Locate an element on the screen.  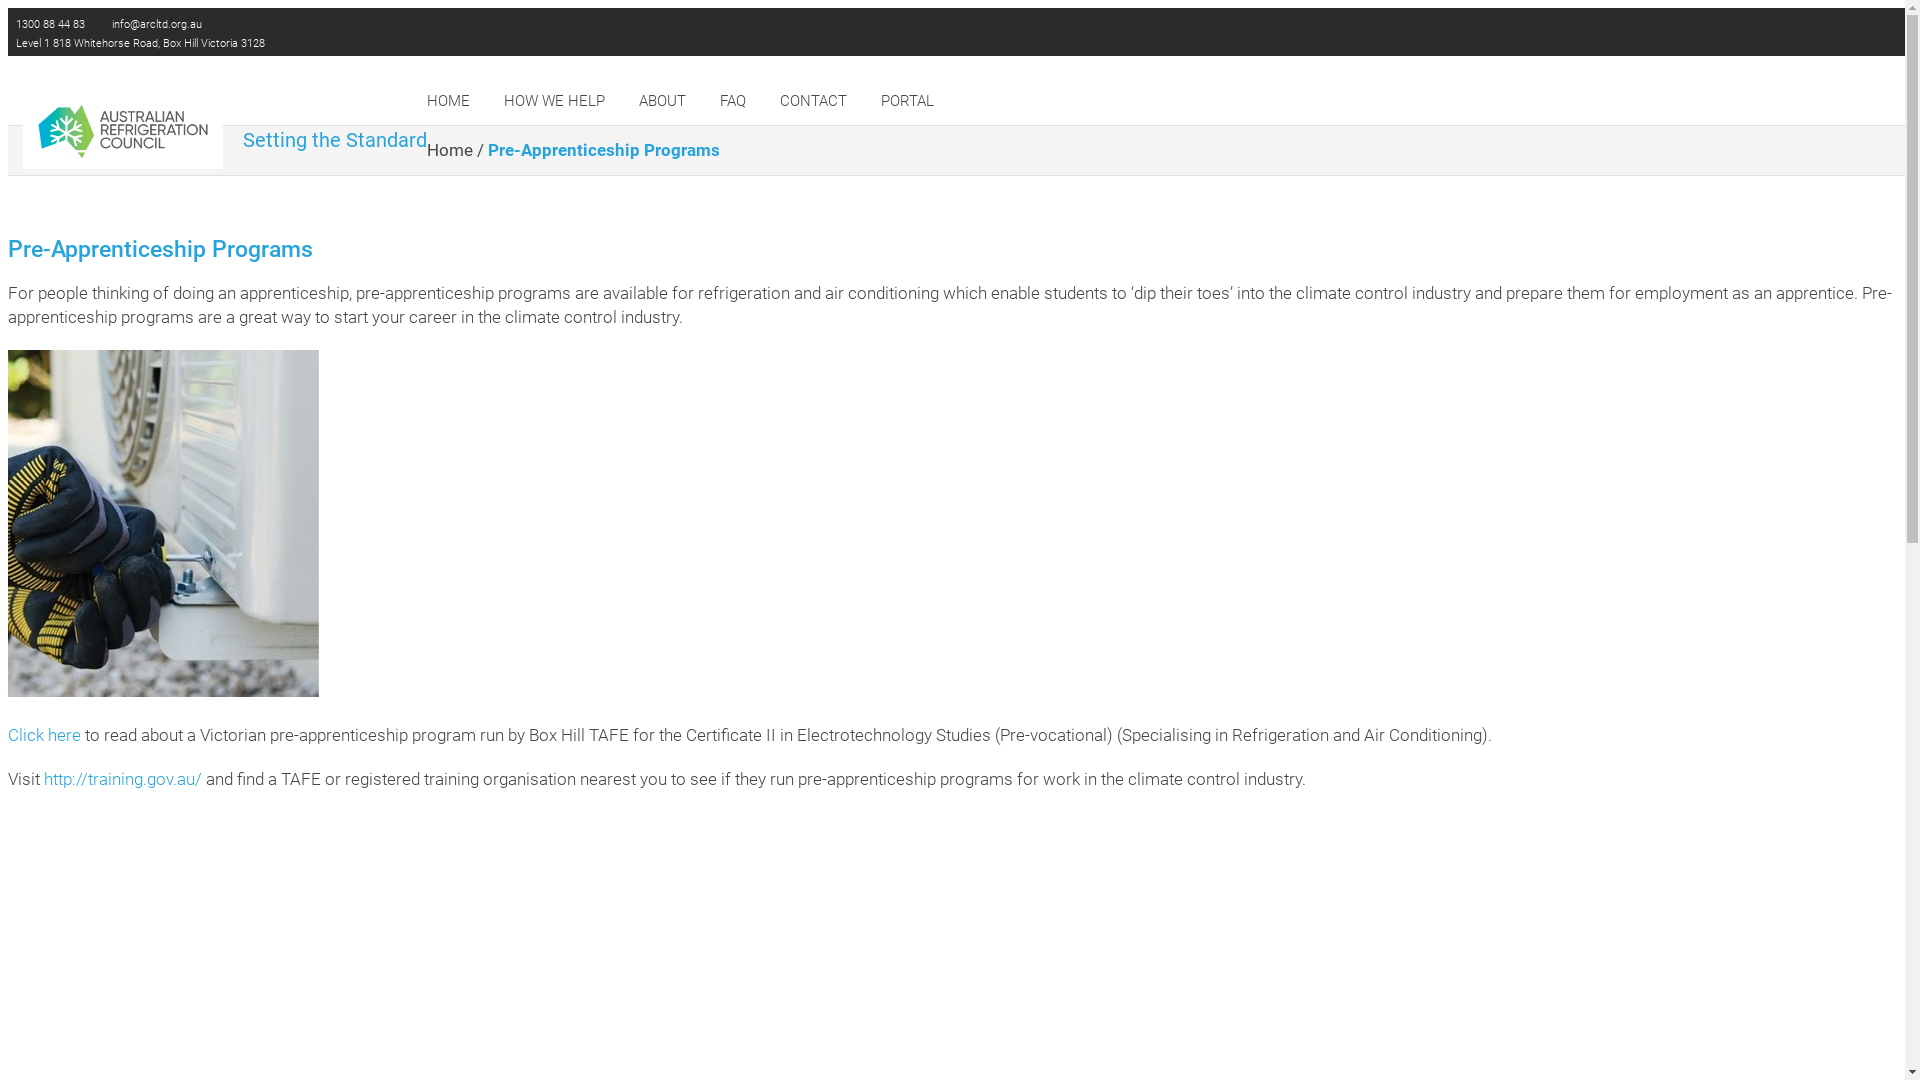
'ABOUT' is located at coordinates (662, 100).